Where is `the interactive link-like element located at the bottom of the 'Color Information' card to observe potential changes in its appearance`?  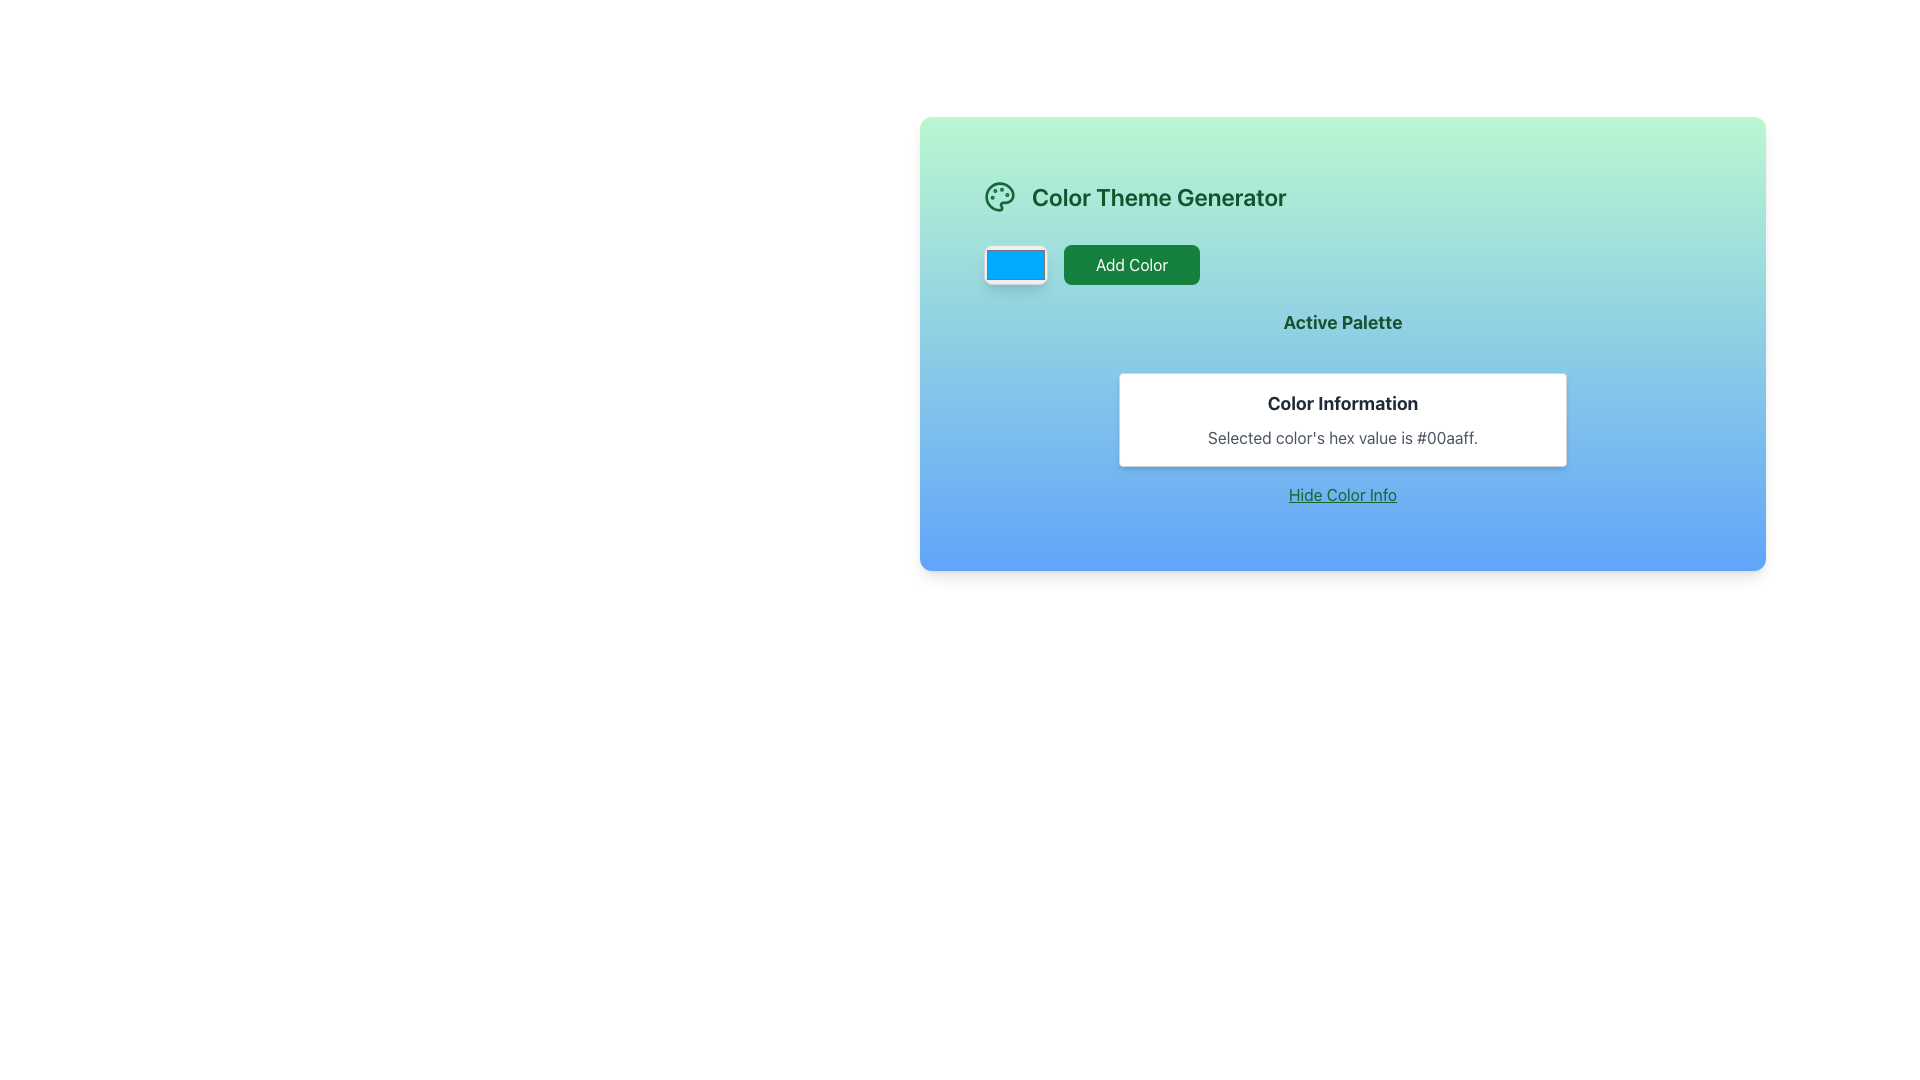
the interactive link-like element located at the bottom of the 'Color Information' card to observe potential changes in its appearance is located at coordinates (1343, 494).